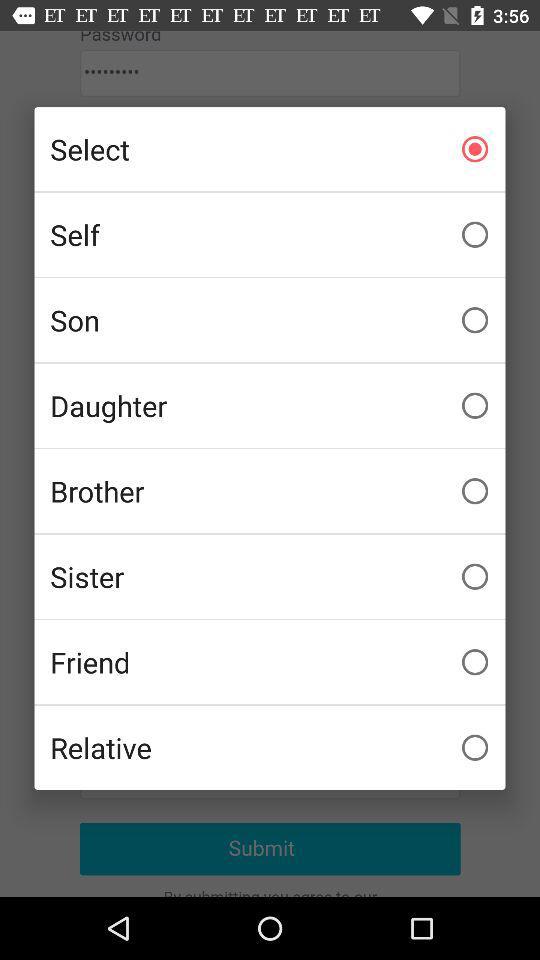  Describe the element at coordinates (270, 746) in the screenshot. I see `the relative checkbox` at that location.